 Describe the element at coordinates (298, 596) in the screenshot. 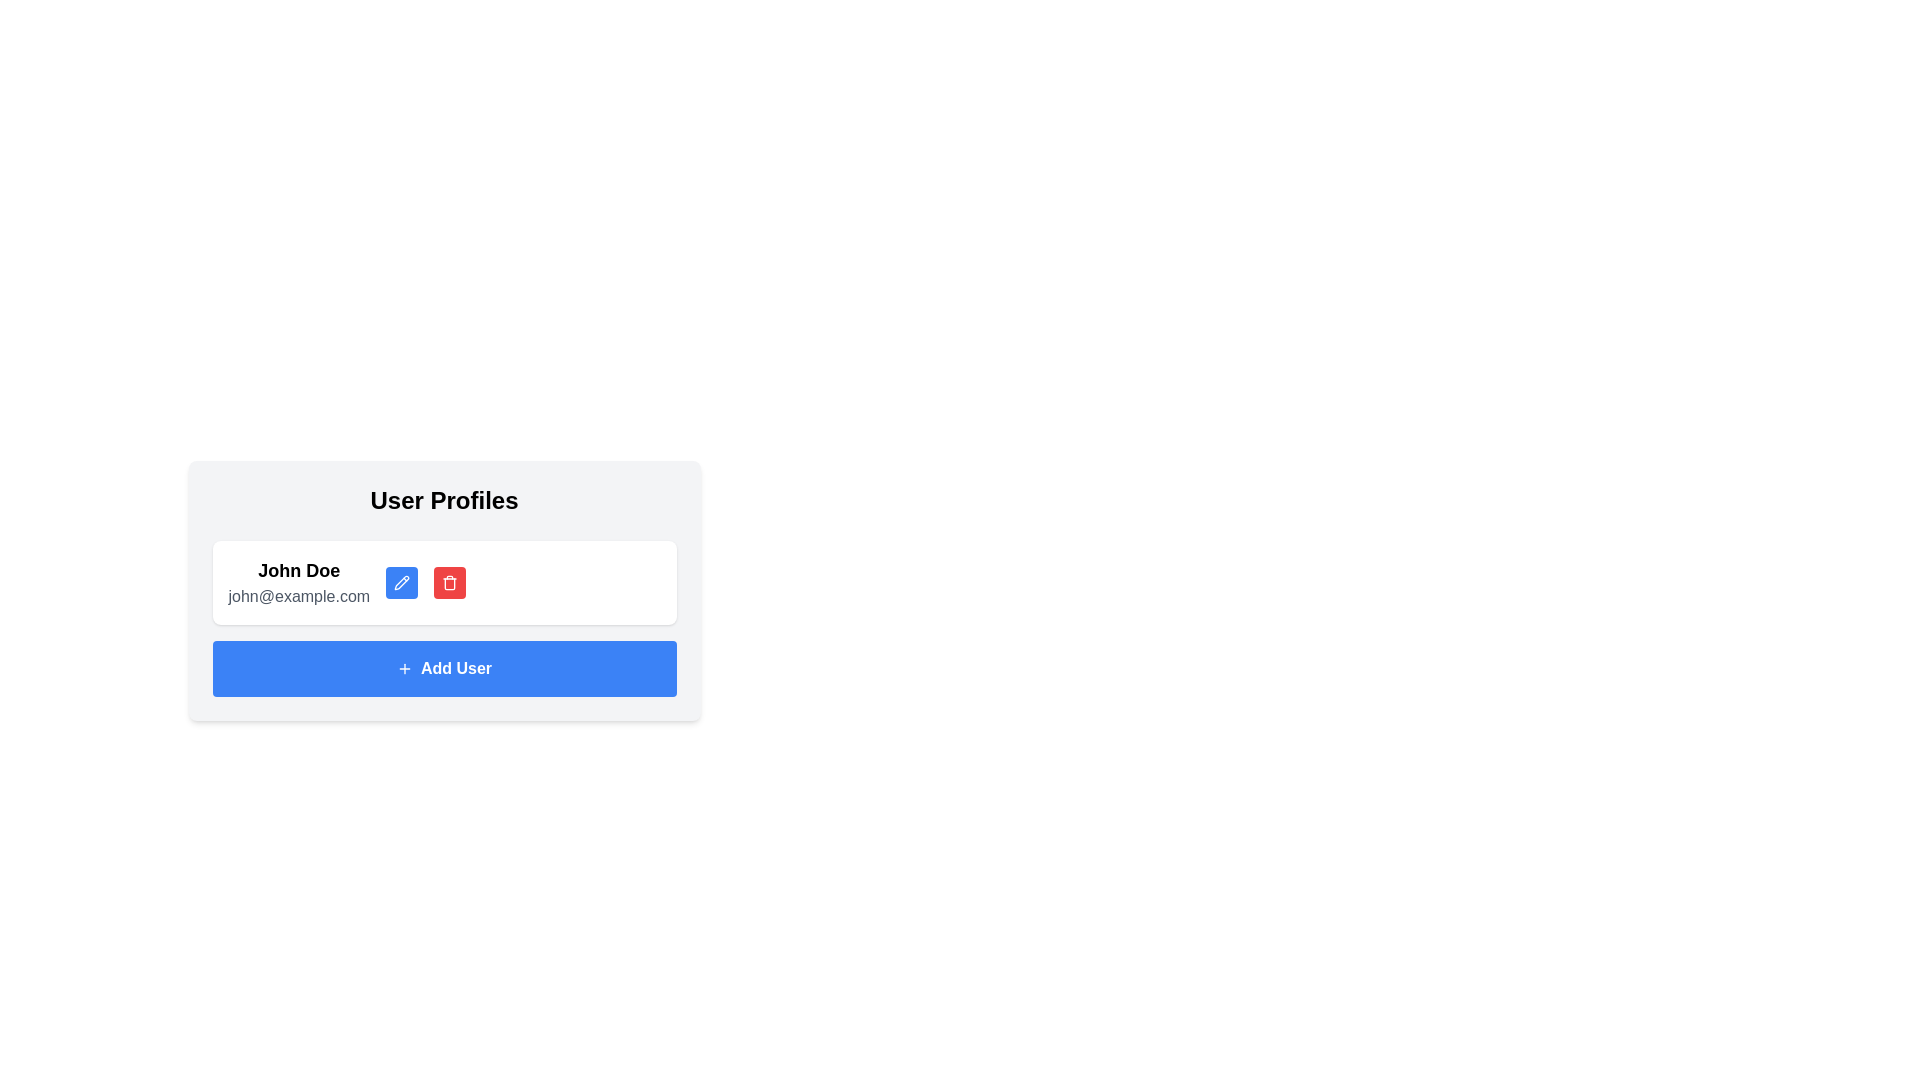

I see `the text label displaying the email address 'john@example.com' located below 'John Doe' in the user card block` at that location.